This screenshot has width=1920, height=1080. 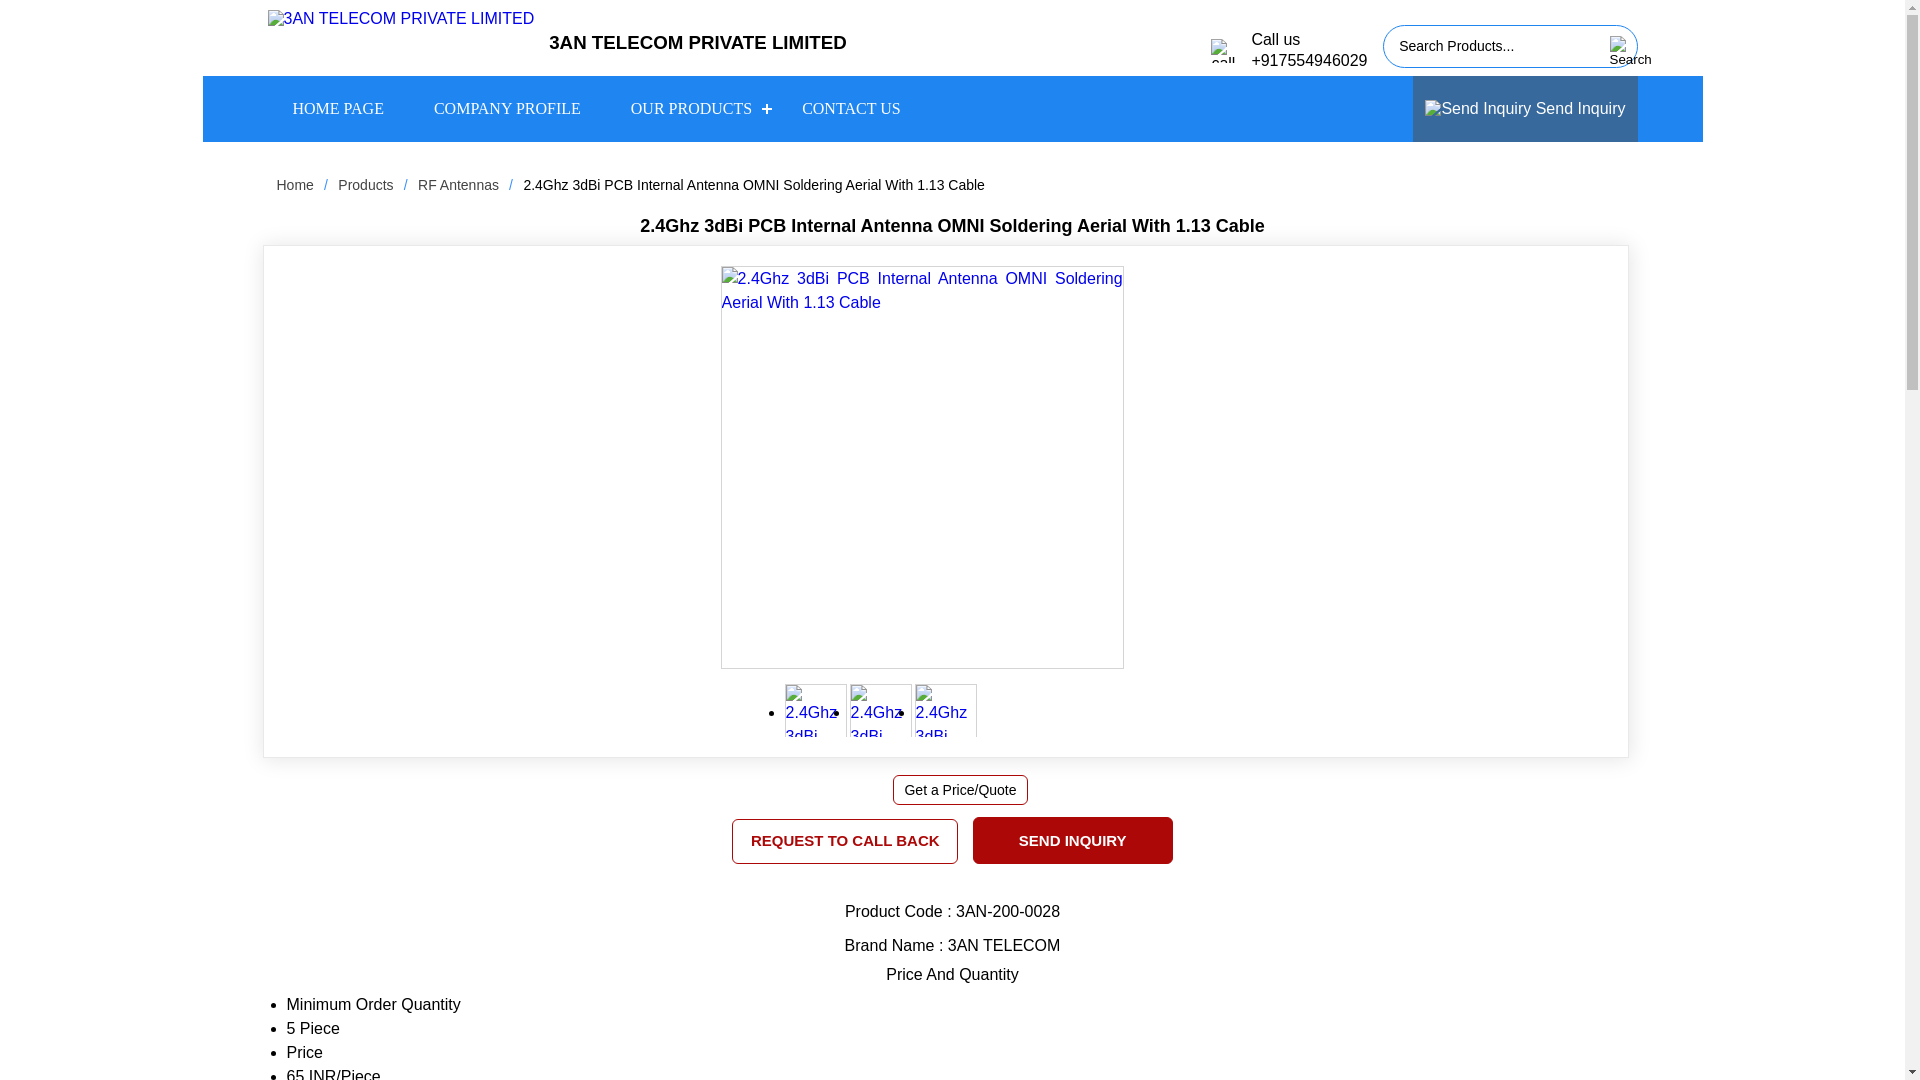 I want to click on 'Home', so click(x=293, y=185).